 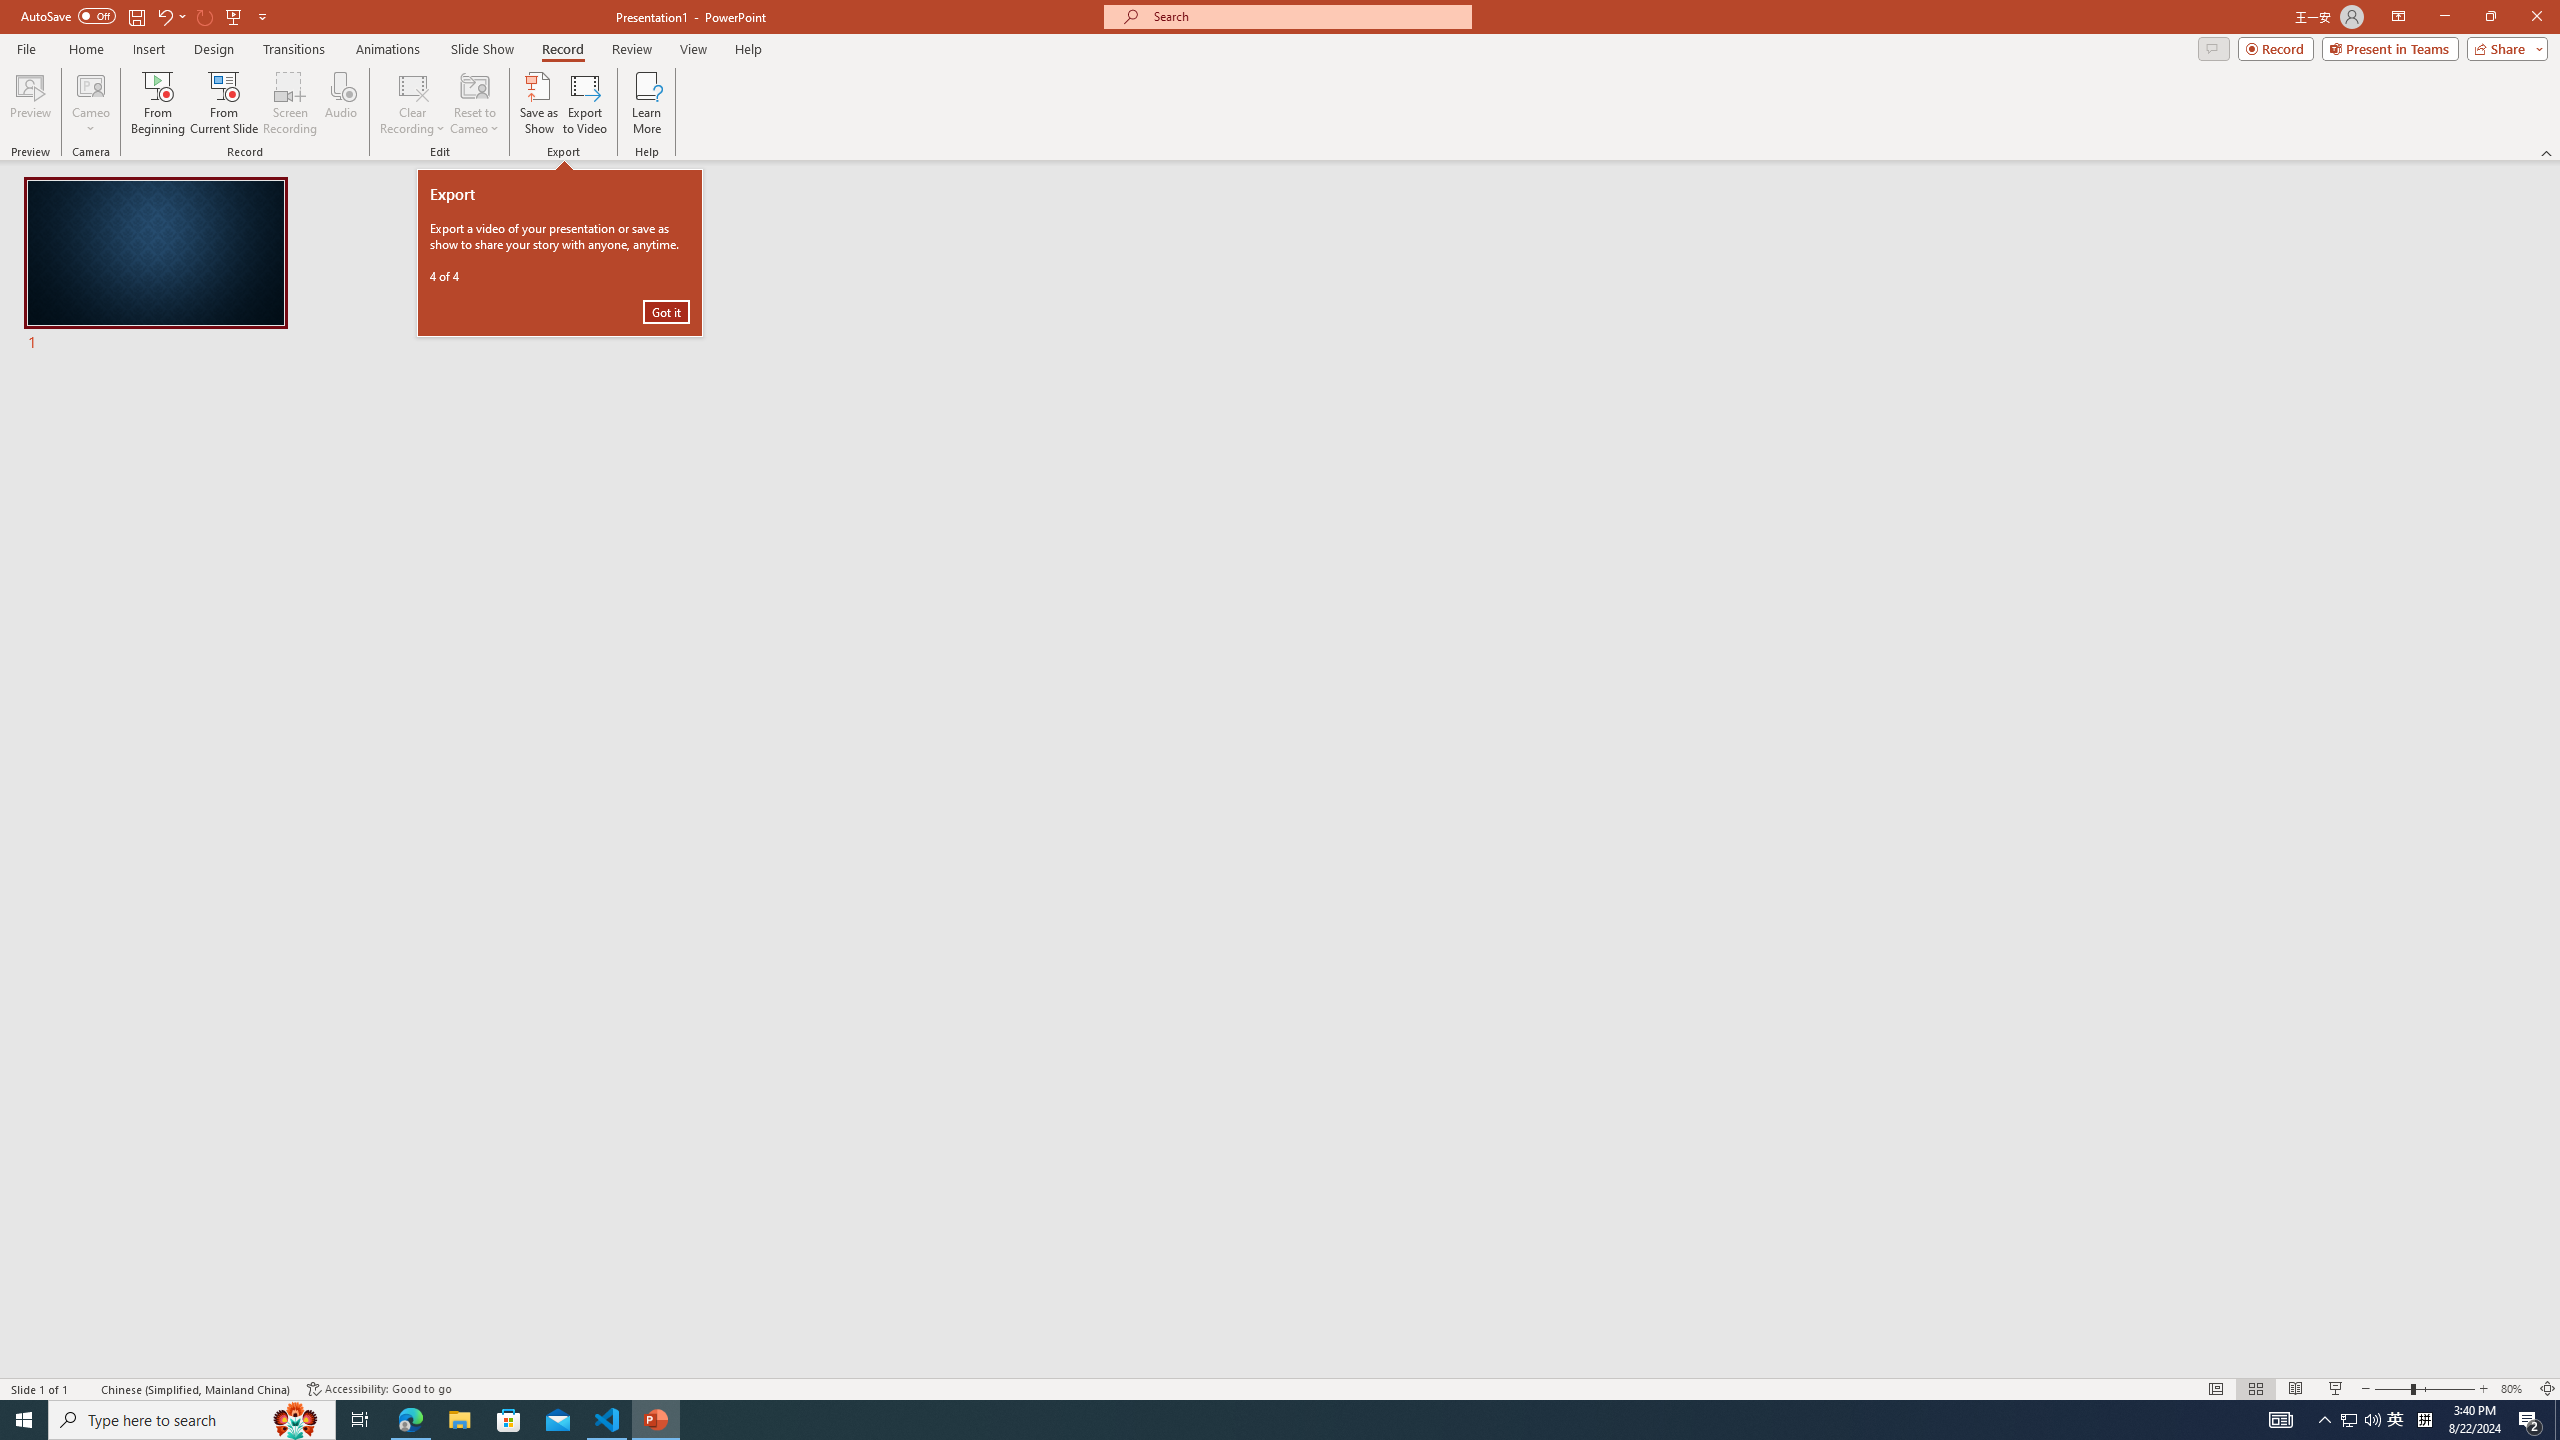 What do you see at coordinates (358, 1418) in the screenshot?
I see `'Task View'` at bounding box center [358, 1418].